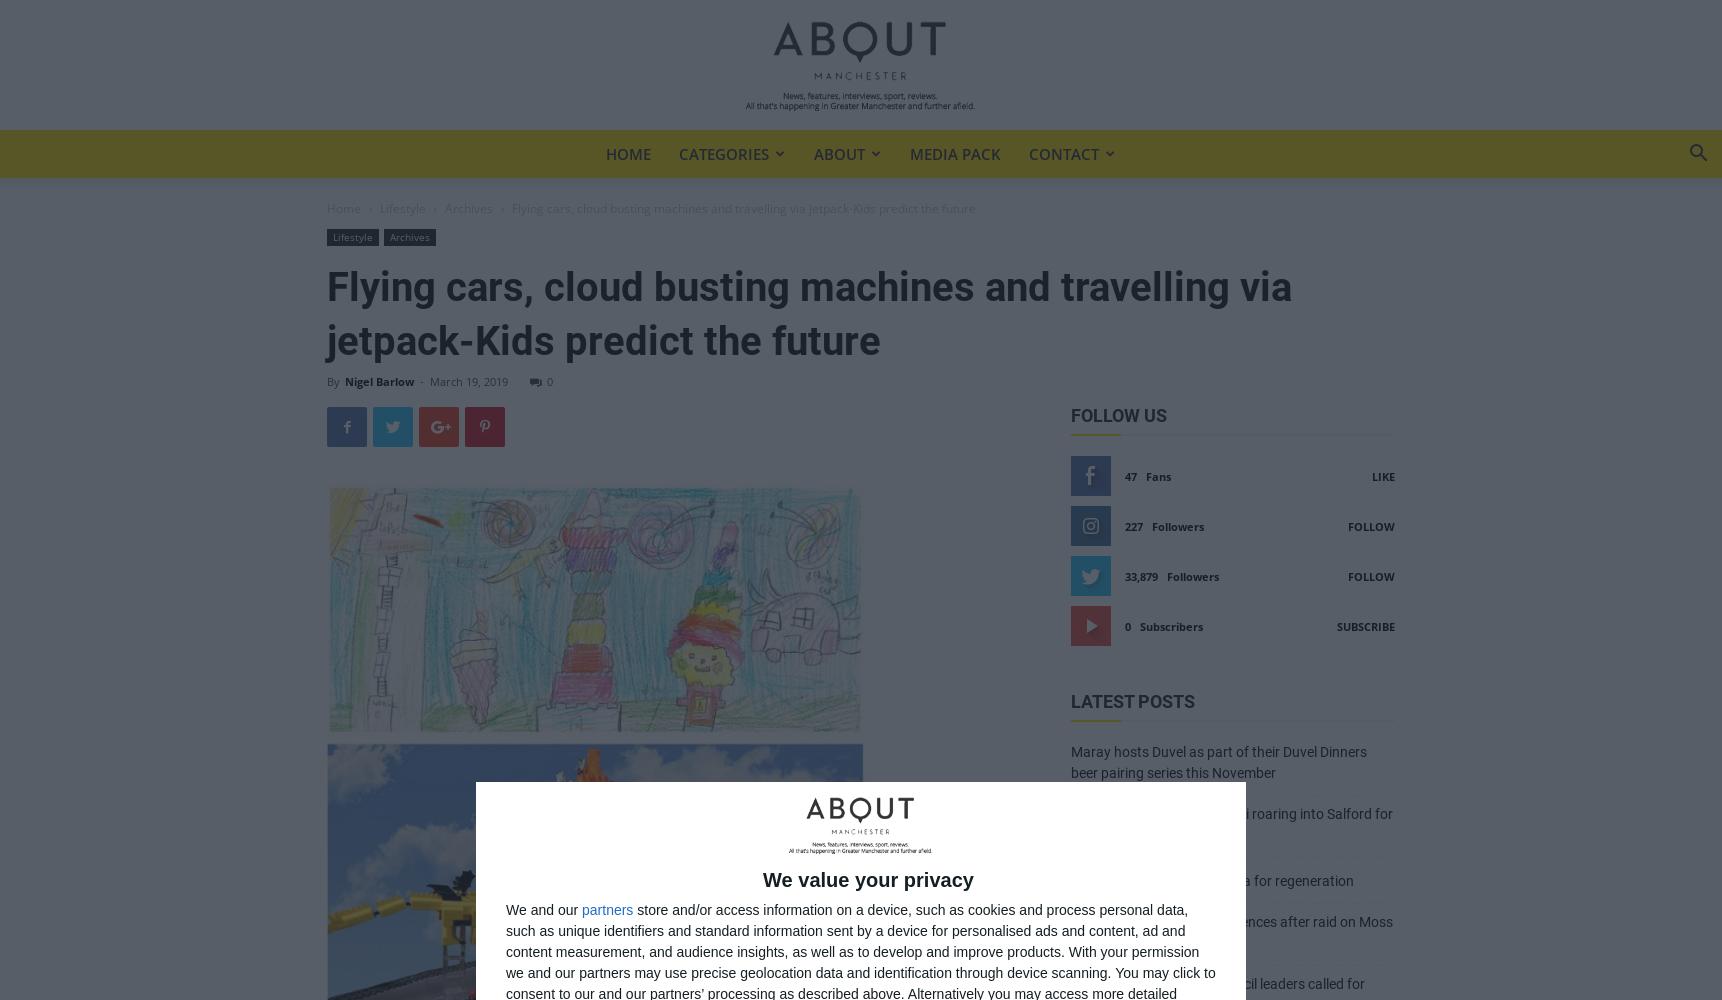 The width and height of the screenshot is (1722, 1000). What do you see at coordinates (343, 381) in the screenshot?
I see `'Nigel Barlow'` at bounding box center [343, 381].